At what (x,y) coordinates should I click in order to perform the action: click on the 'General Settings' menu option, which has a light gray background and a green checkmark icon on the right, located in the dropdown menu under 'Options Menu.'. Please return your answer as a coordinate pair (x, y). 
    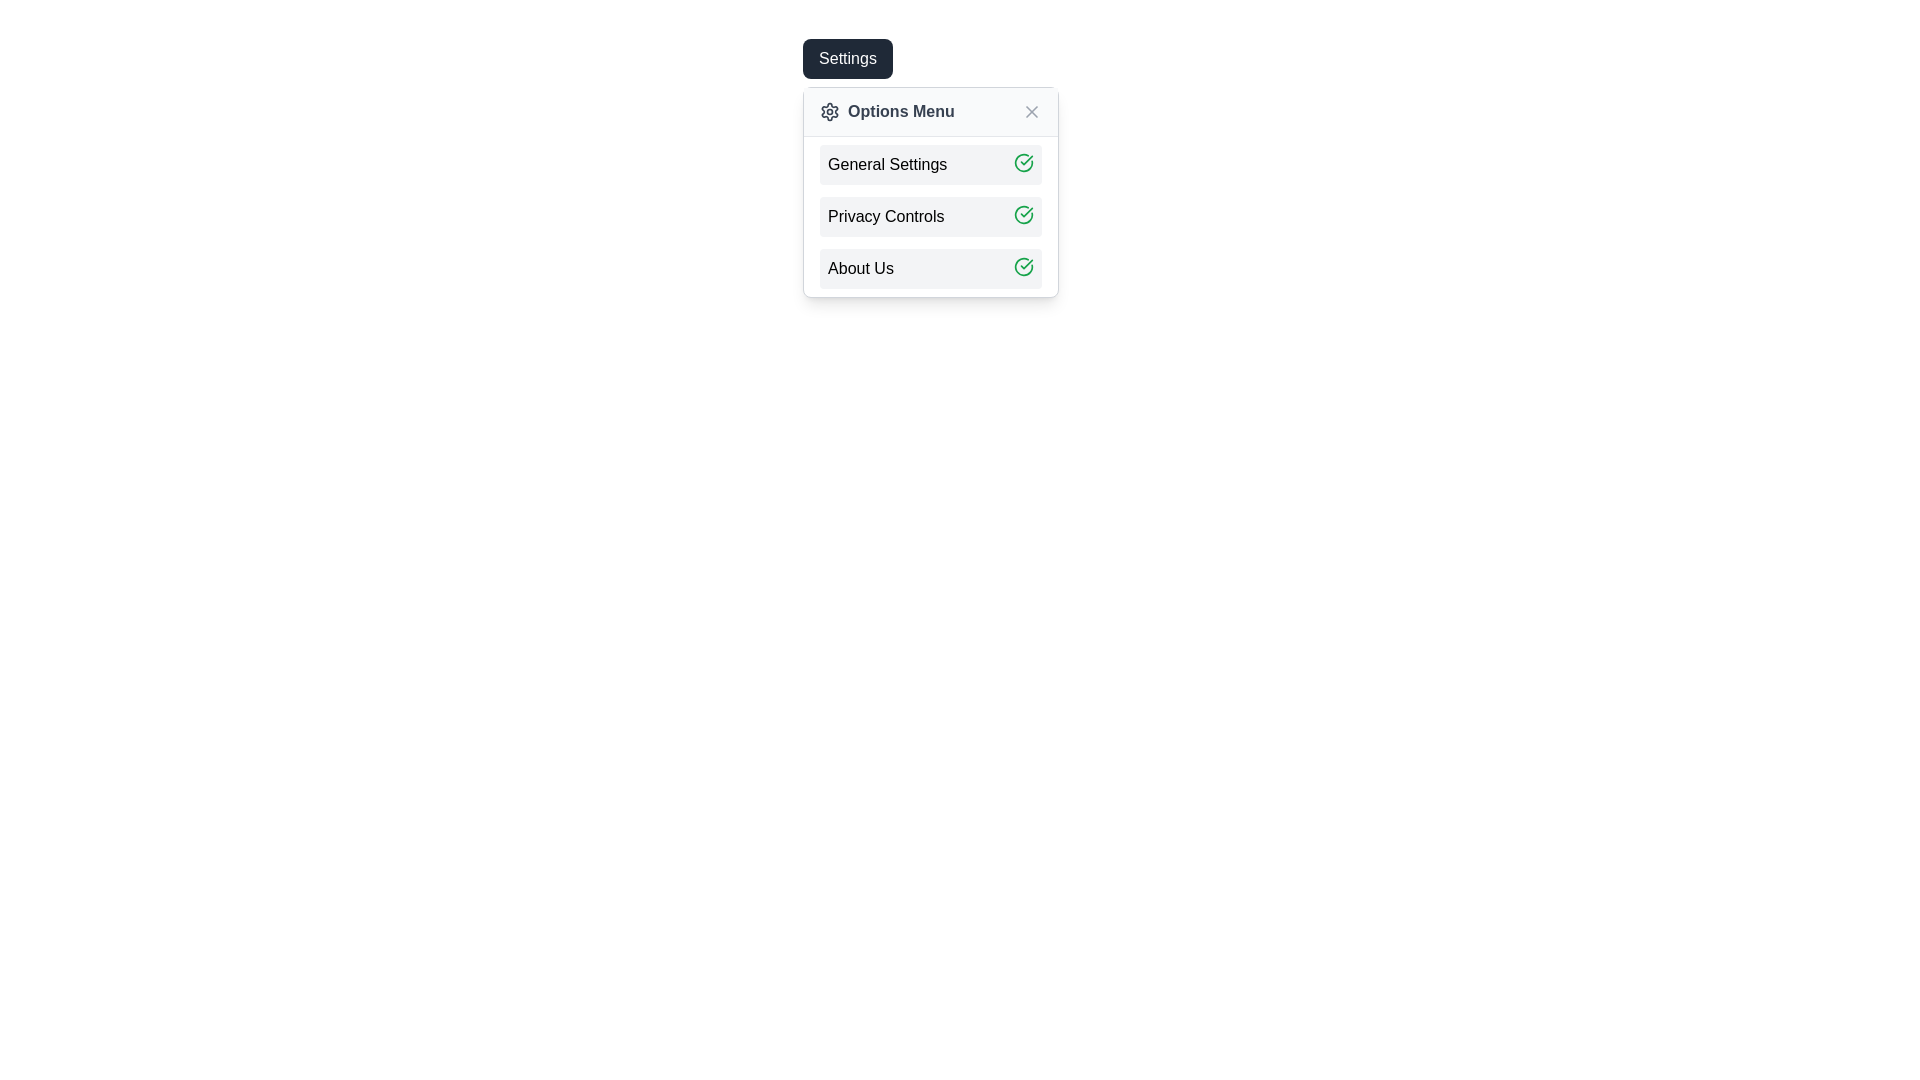
    Looking at the image, I should click on (930, 164).